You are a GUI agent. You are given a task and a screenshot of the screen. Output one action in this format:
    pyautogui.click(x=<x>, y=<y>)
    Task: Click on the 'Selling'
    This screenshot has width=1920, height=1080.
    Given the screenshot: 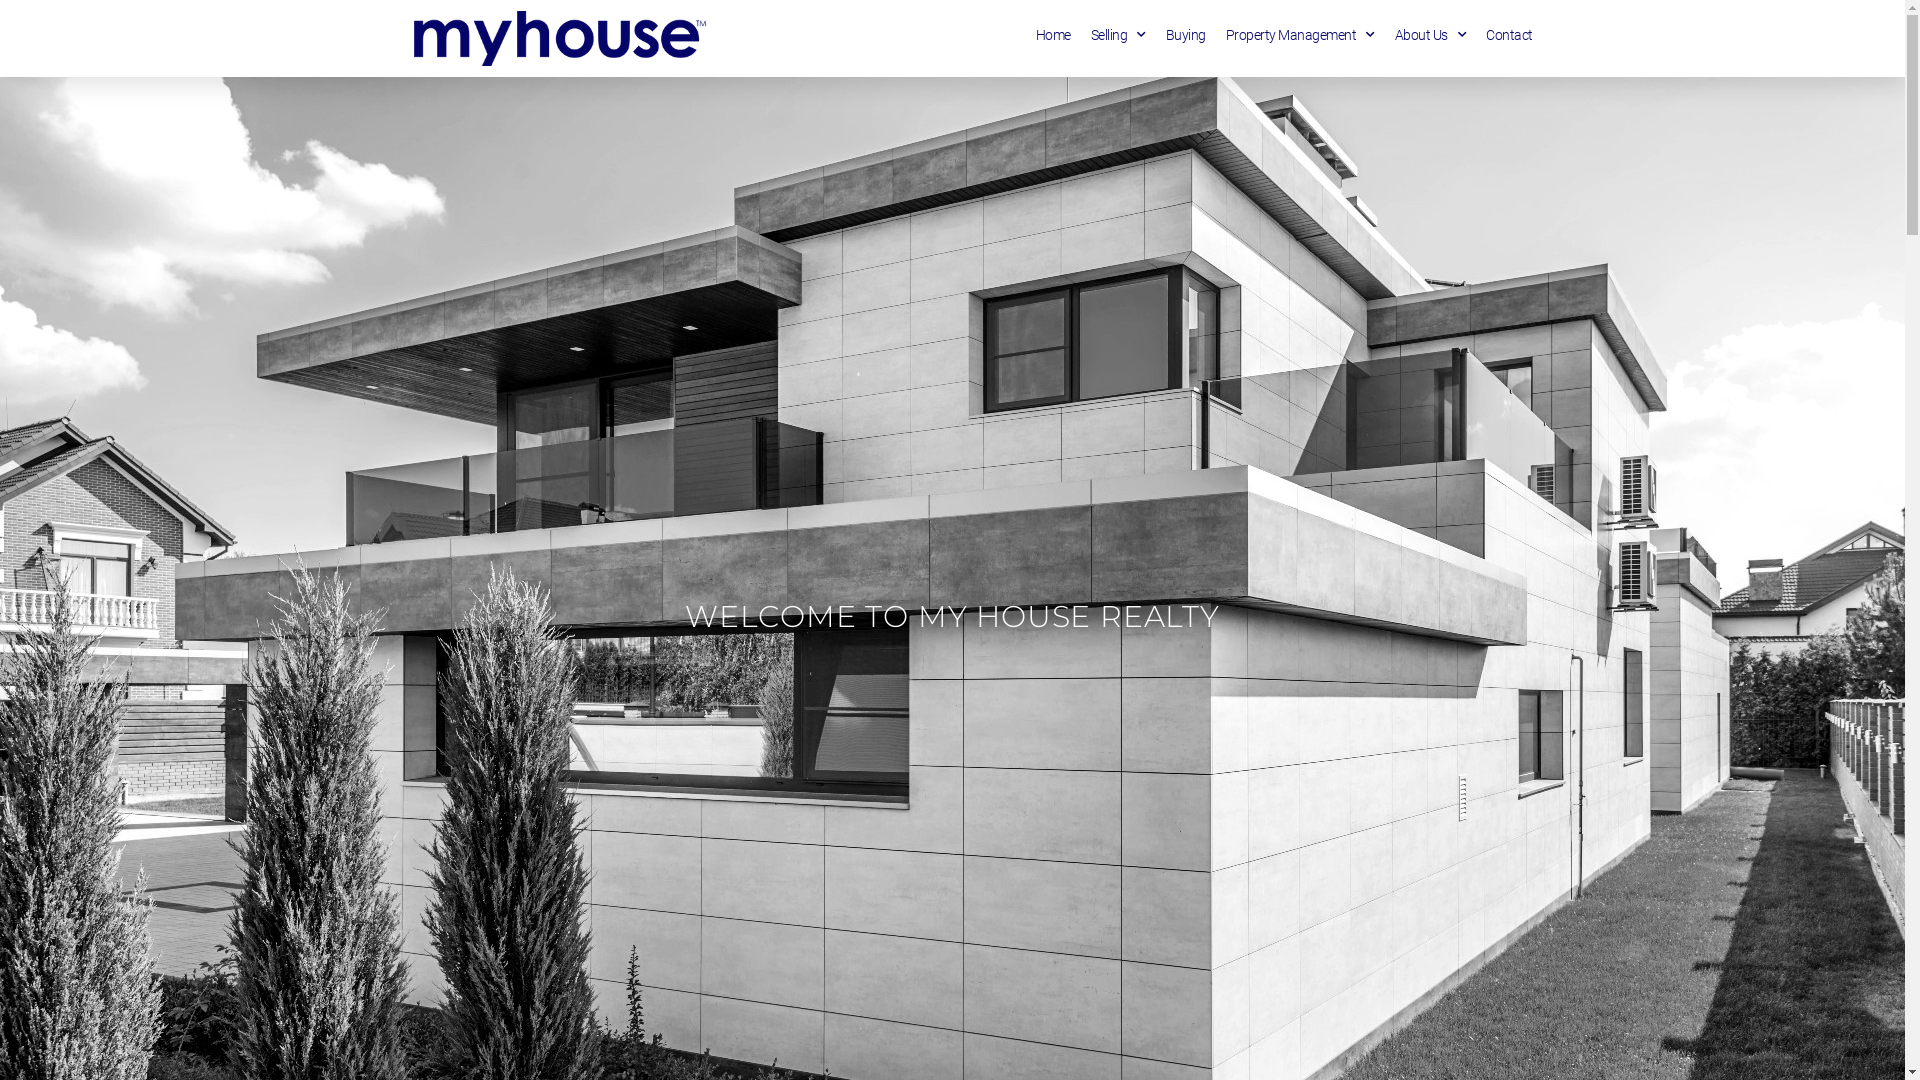 What is the action you would take?
    pyautogui.click(x=1116, y=34)
    